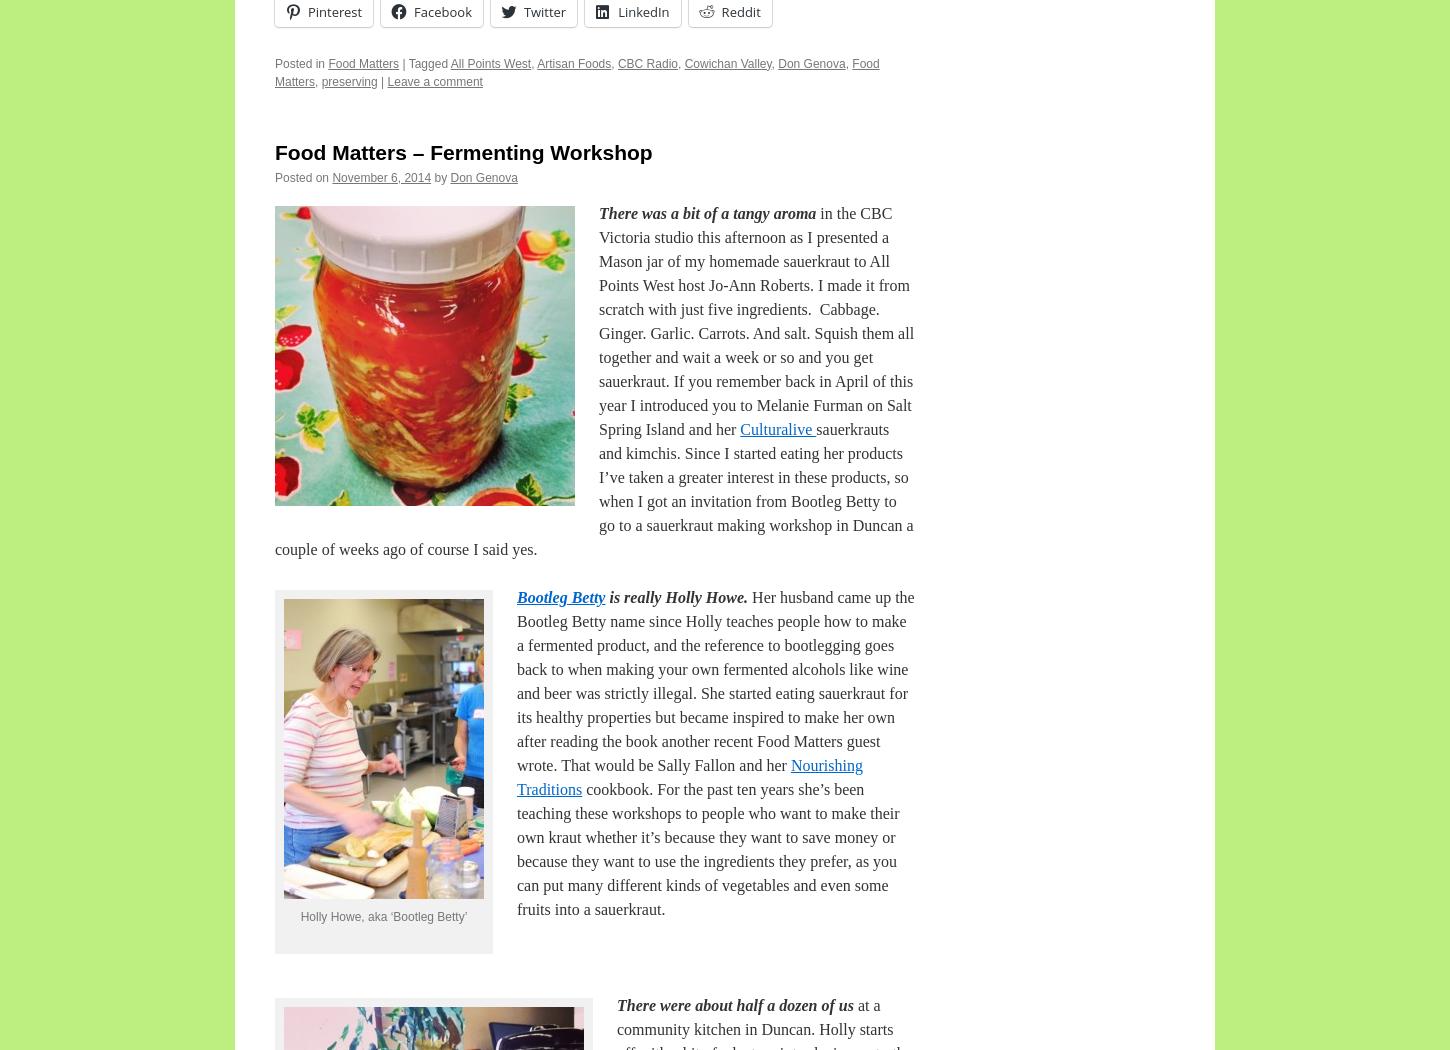  What do you see at coordinates (441, 11) in the screenshot?
I see `'Facebook'` at bounding box center [441, 11].